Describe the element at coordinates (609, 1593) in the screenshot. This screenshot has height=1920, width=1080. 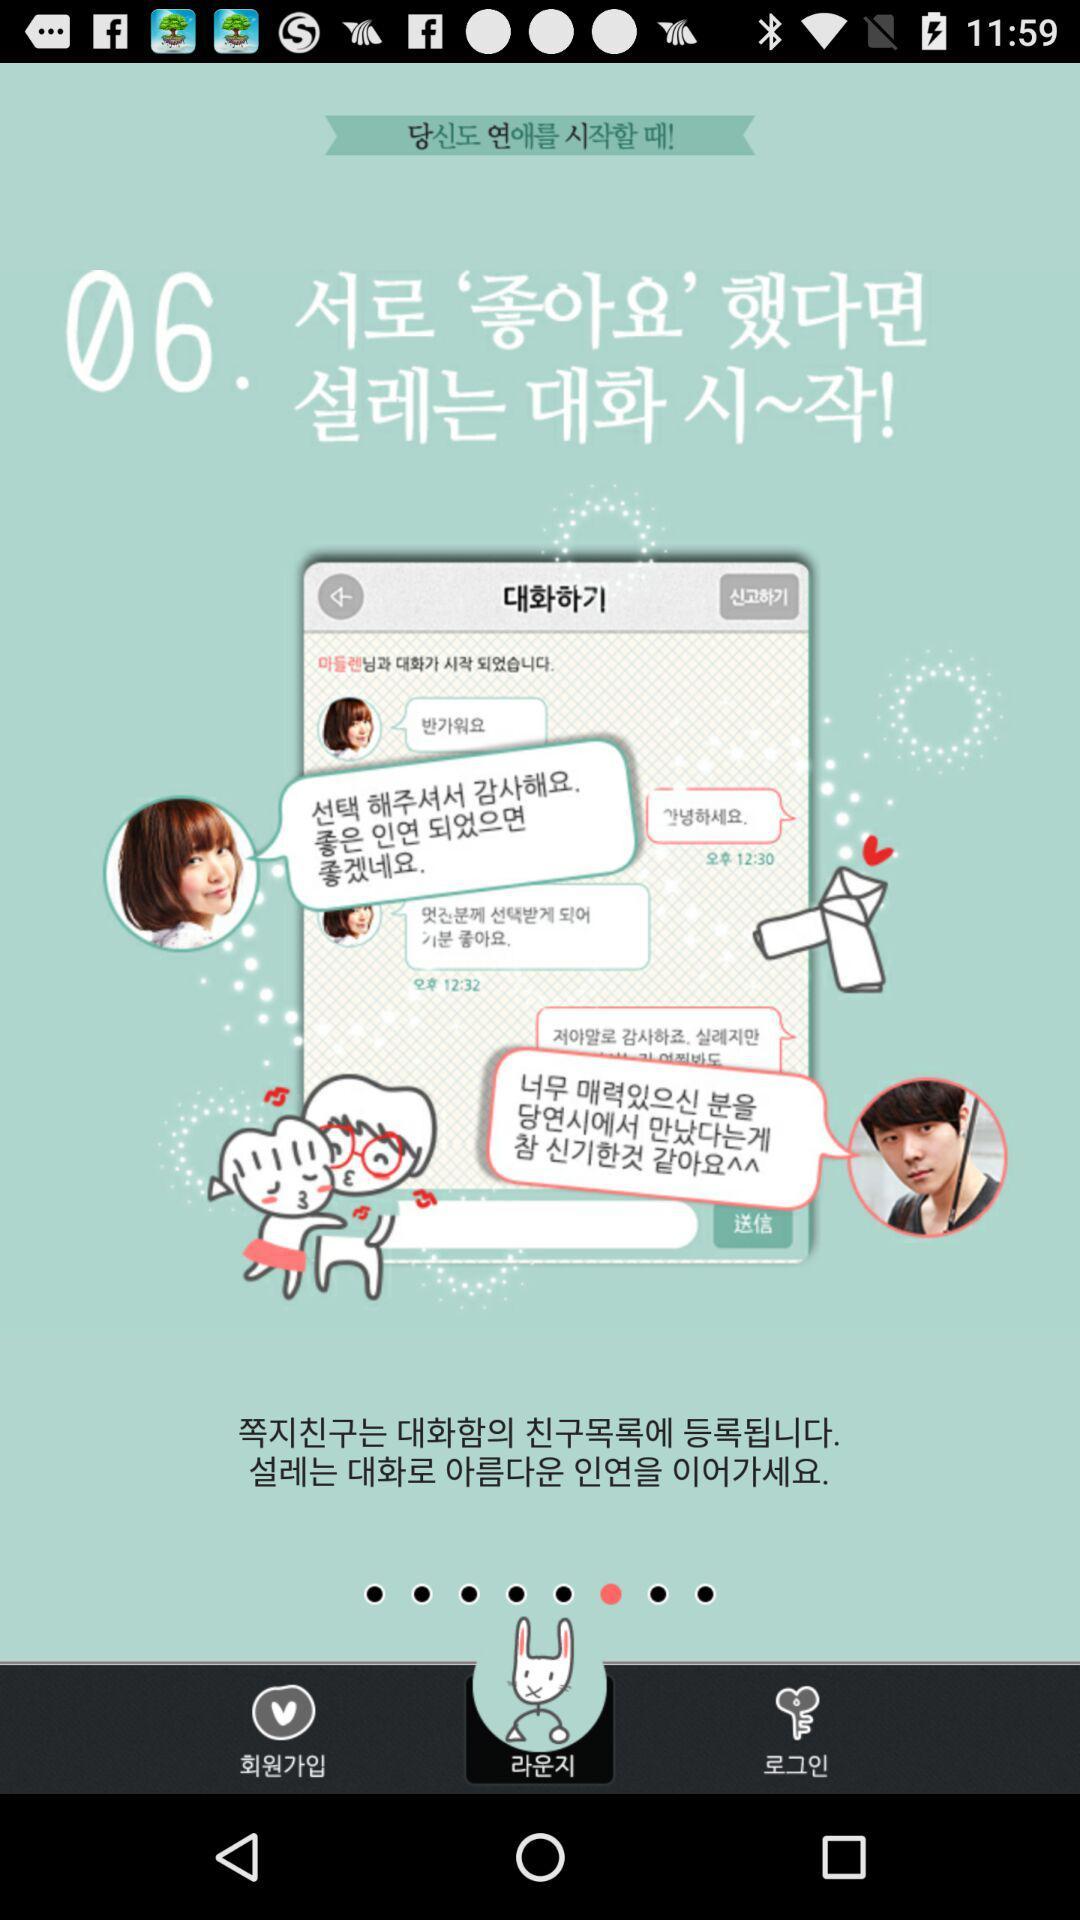
I see `page` at that location.